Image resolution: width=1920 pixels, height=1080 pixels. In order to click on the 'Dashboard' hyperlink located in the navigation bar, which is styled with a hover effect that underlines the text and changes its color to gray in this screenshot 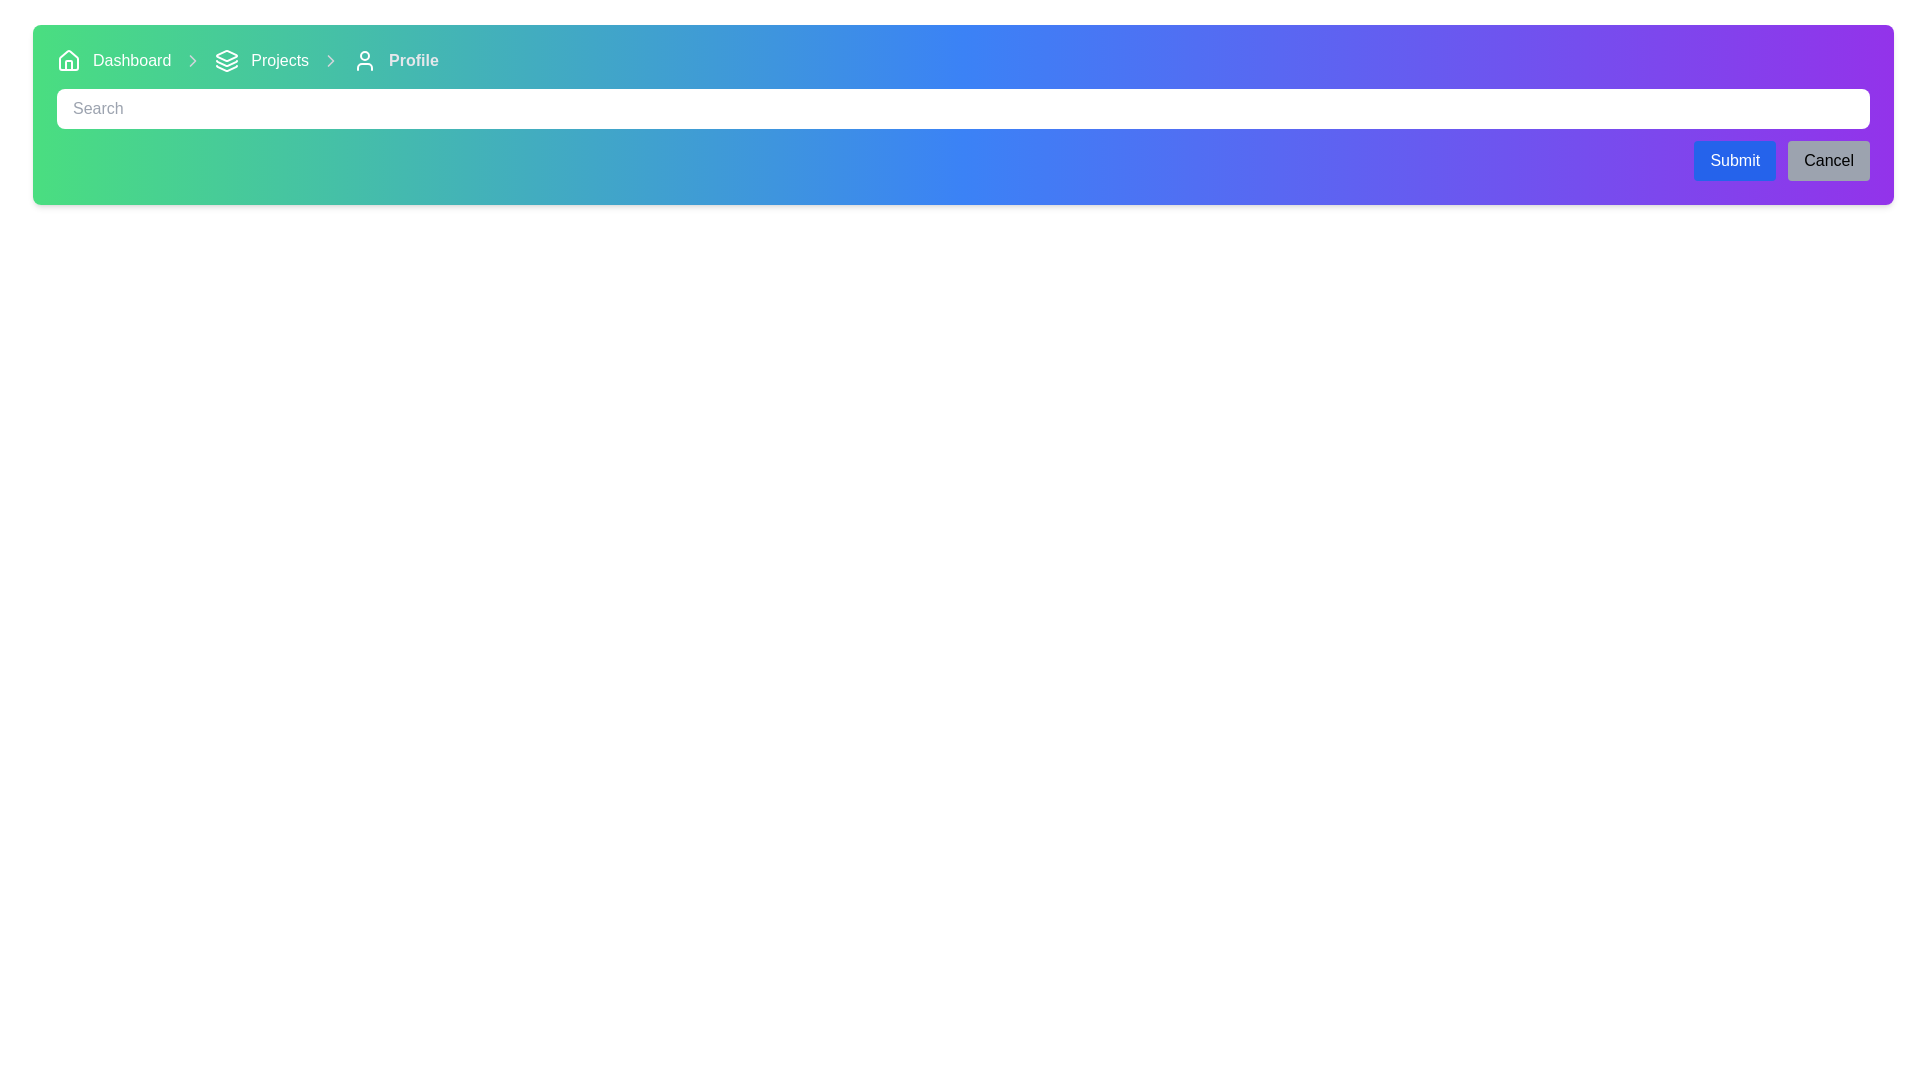, I will do `click(131, 60)`.